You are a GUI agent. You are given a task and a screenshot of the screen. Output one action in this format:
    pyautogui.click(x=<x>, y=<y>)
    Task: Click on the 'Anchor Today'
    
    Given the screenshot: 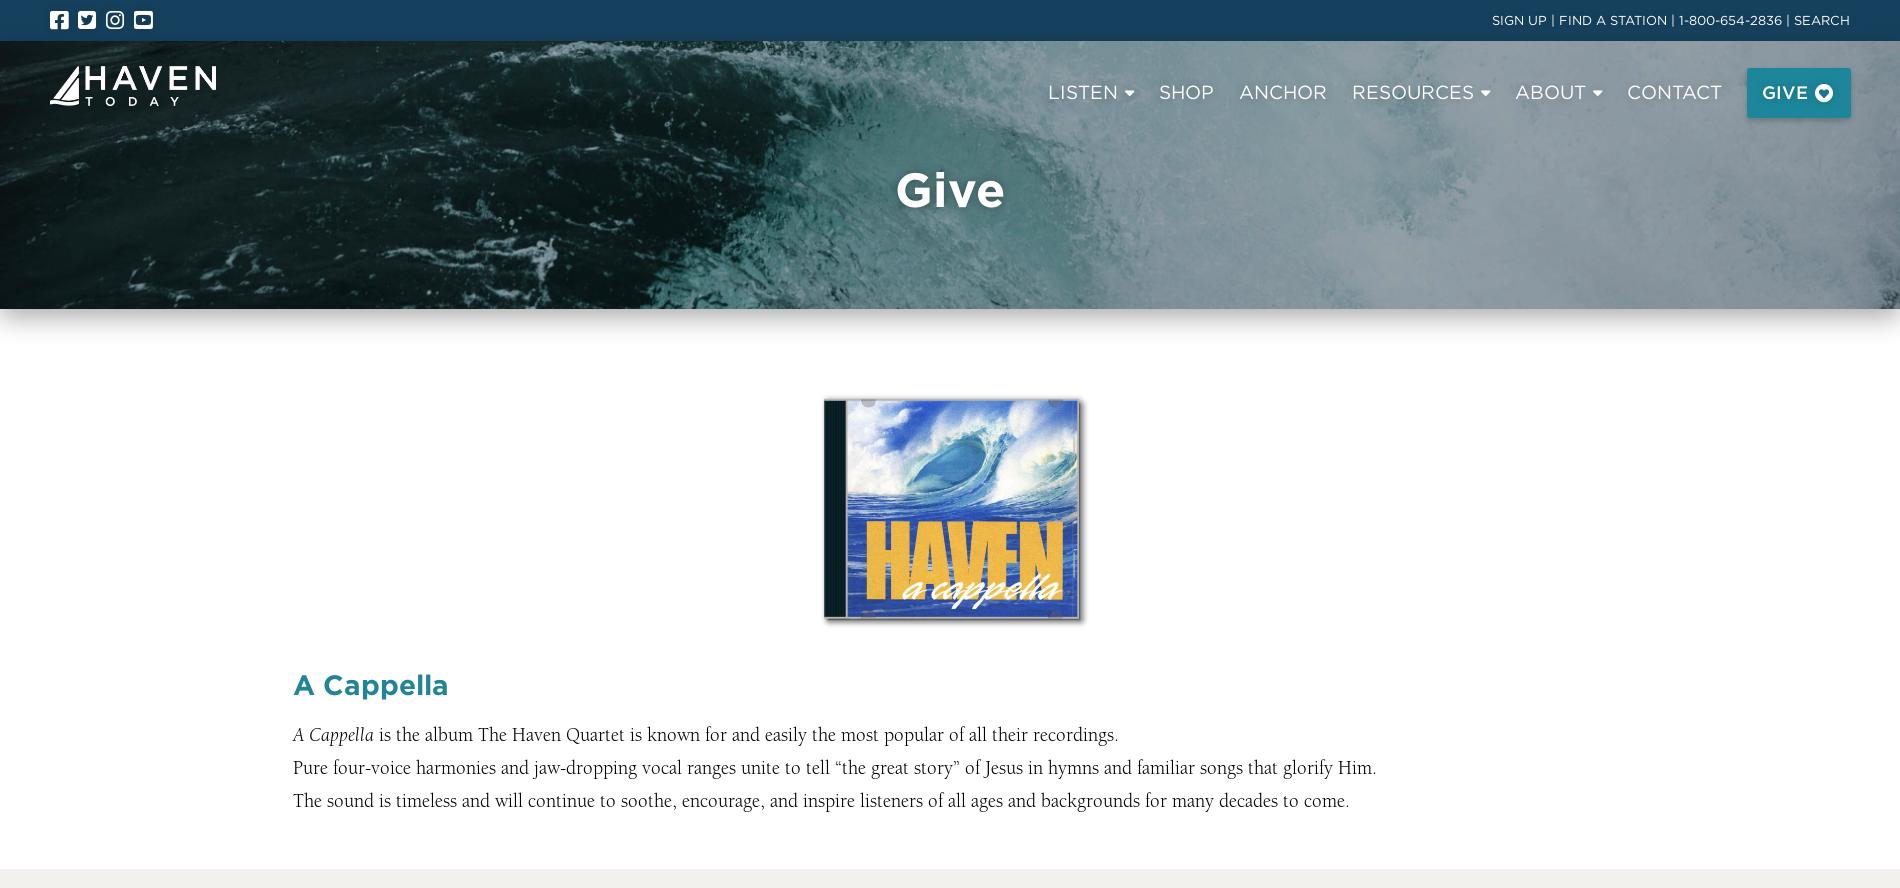 What is the action you would take?
    pyautogui.click(x=345, y=331)
    